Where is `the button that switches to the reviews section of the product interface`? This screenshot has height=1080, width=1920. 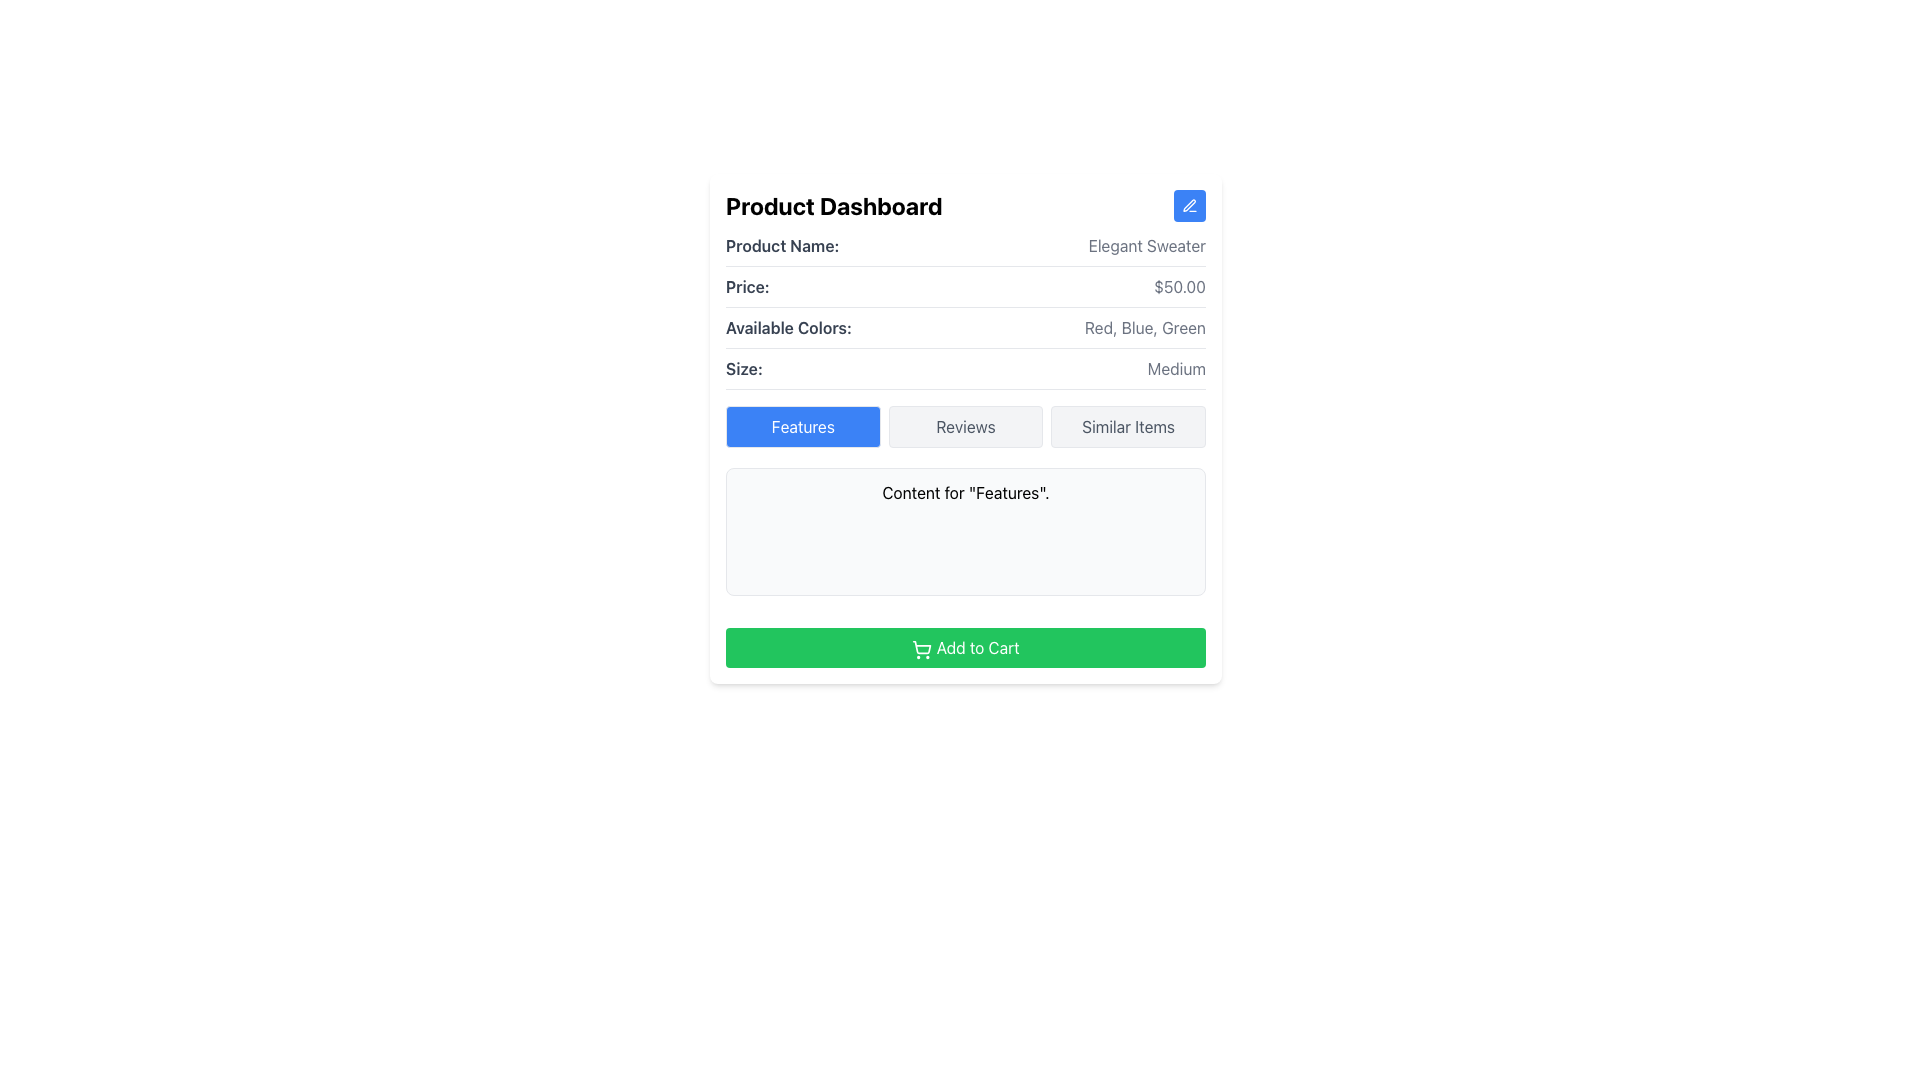
the button that switches to the reviews section of the product interface is located at coordinates (965, 426).